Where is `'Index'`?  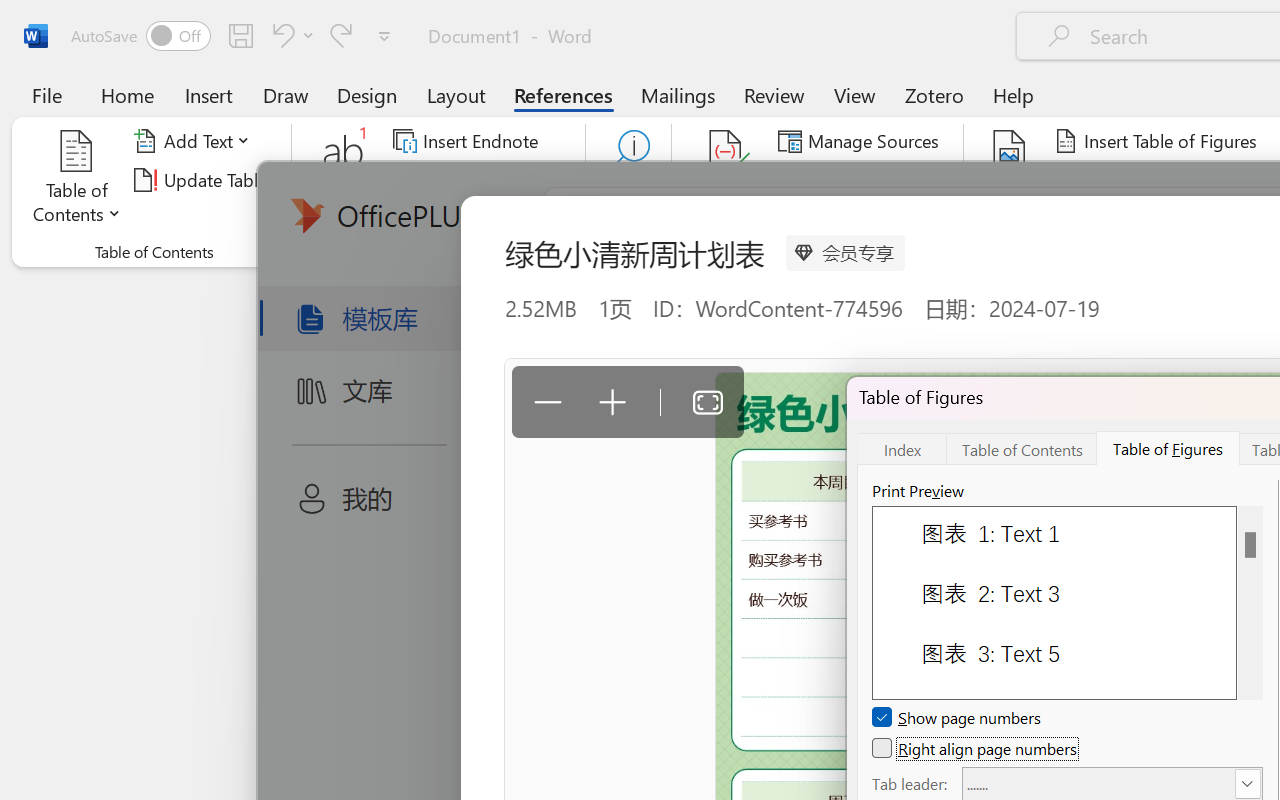
'Index' is located at coordinates (901, 447).